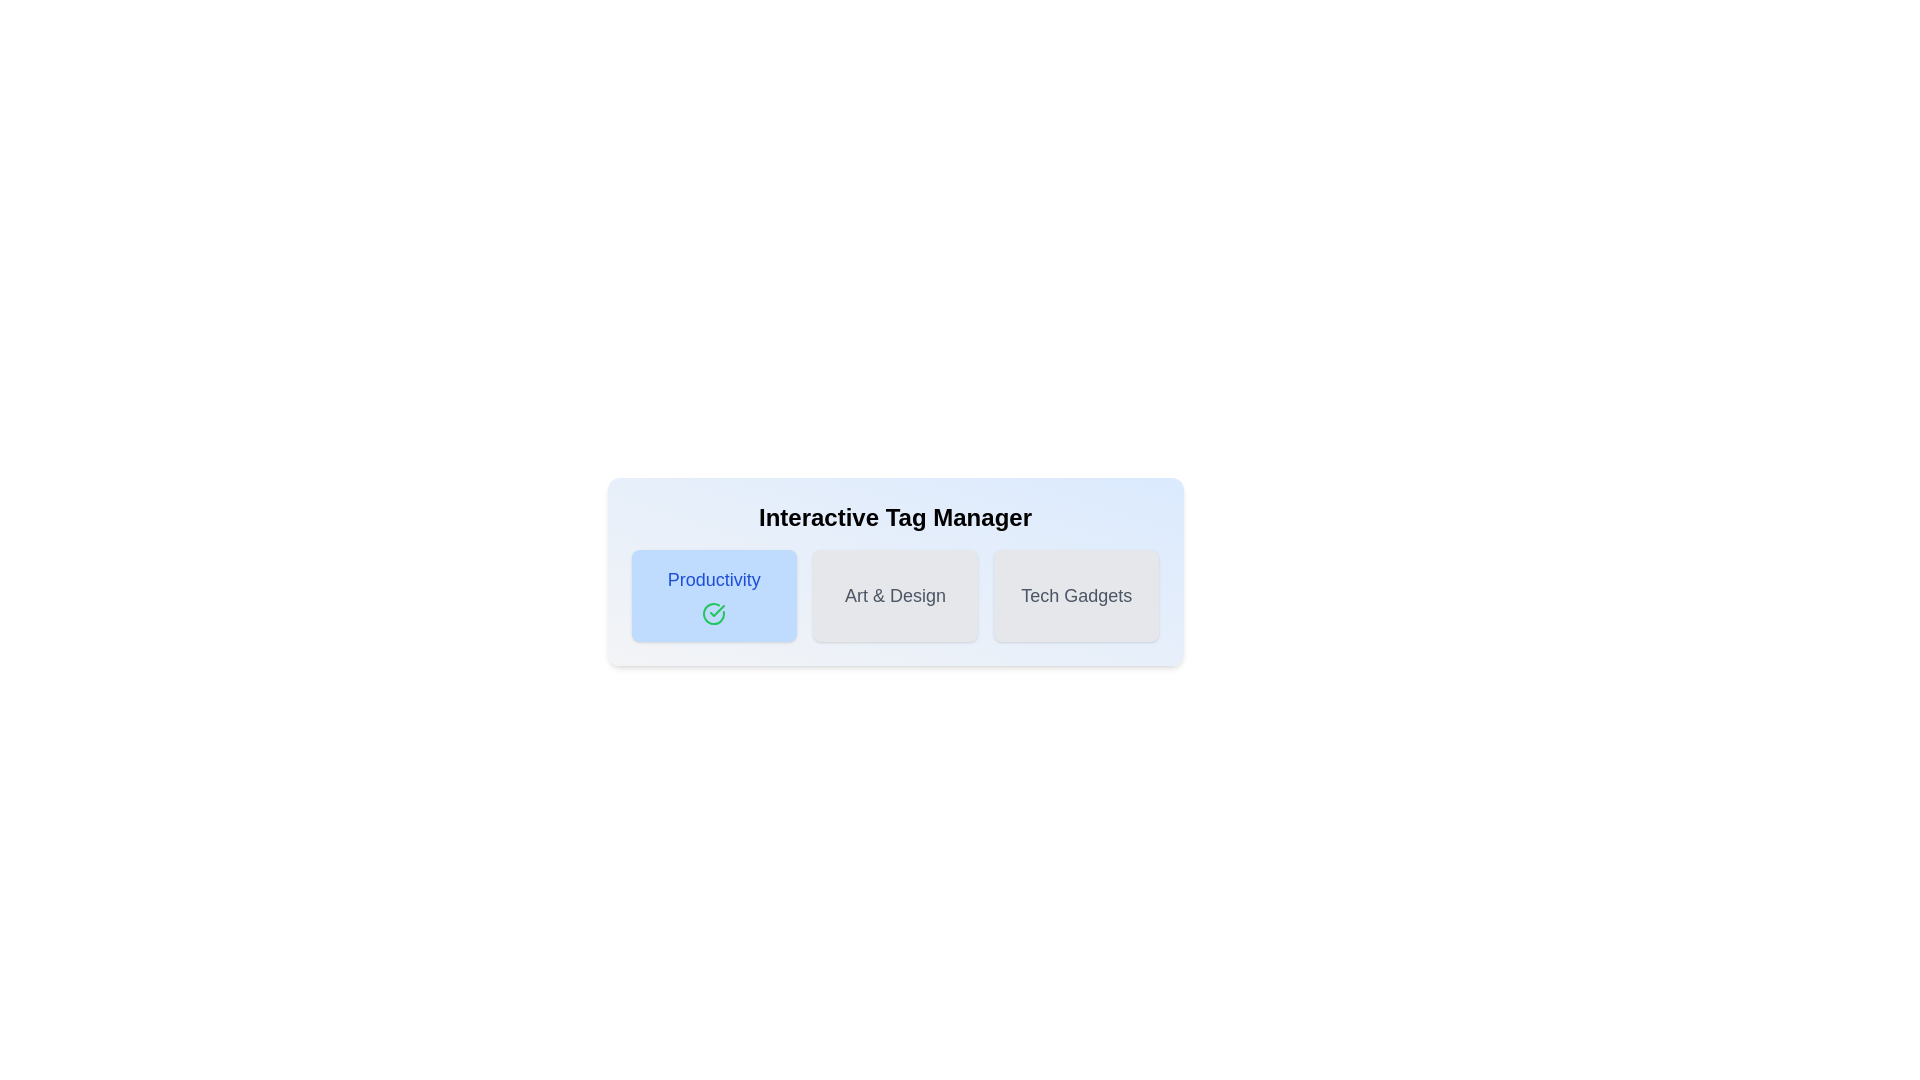  Describe the element at coordinates (714, 595) in the screenshot. I see `the button labeled 'Productivity' to observe its hover effect` at that location.